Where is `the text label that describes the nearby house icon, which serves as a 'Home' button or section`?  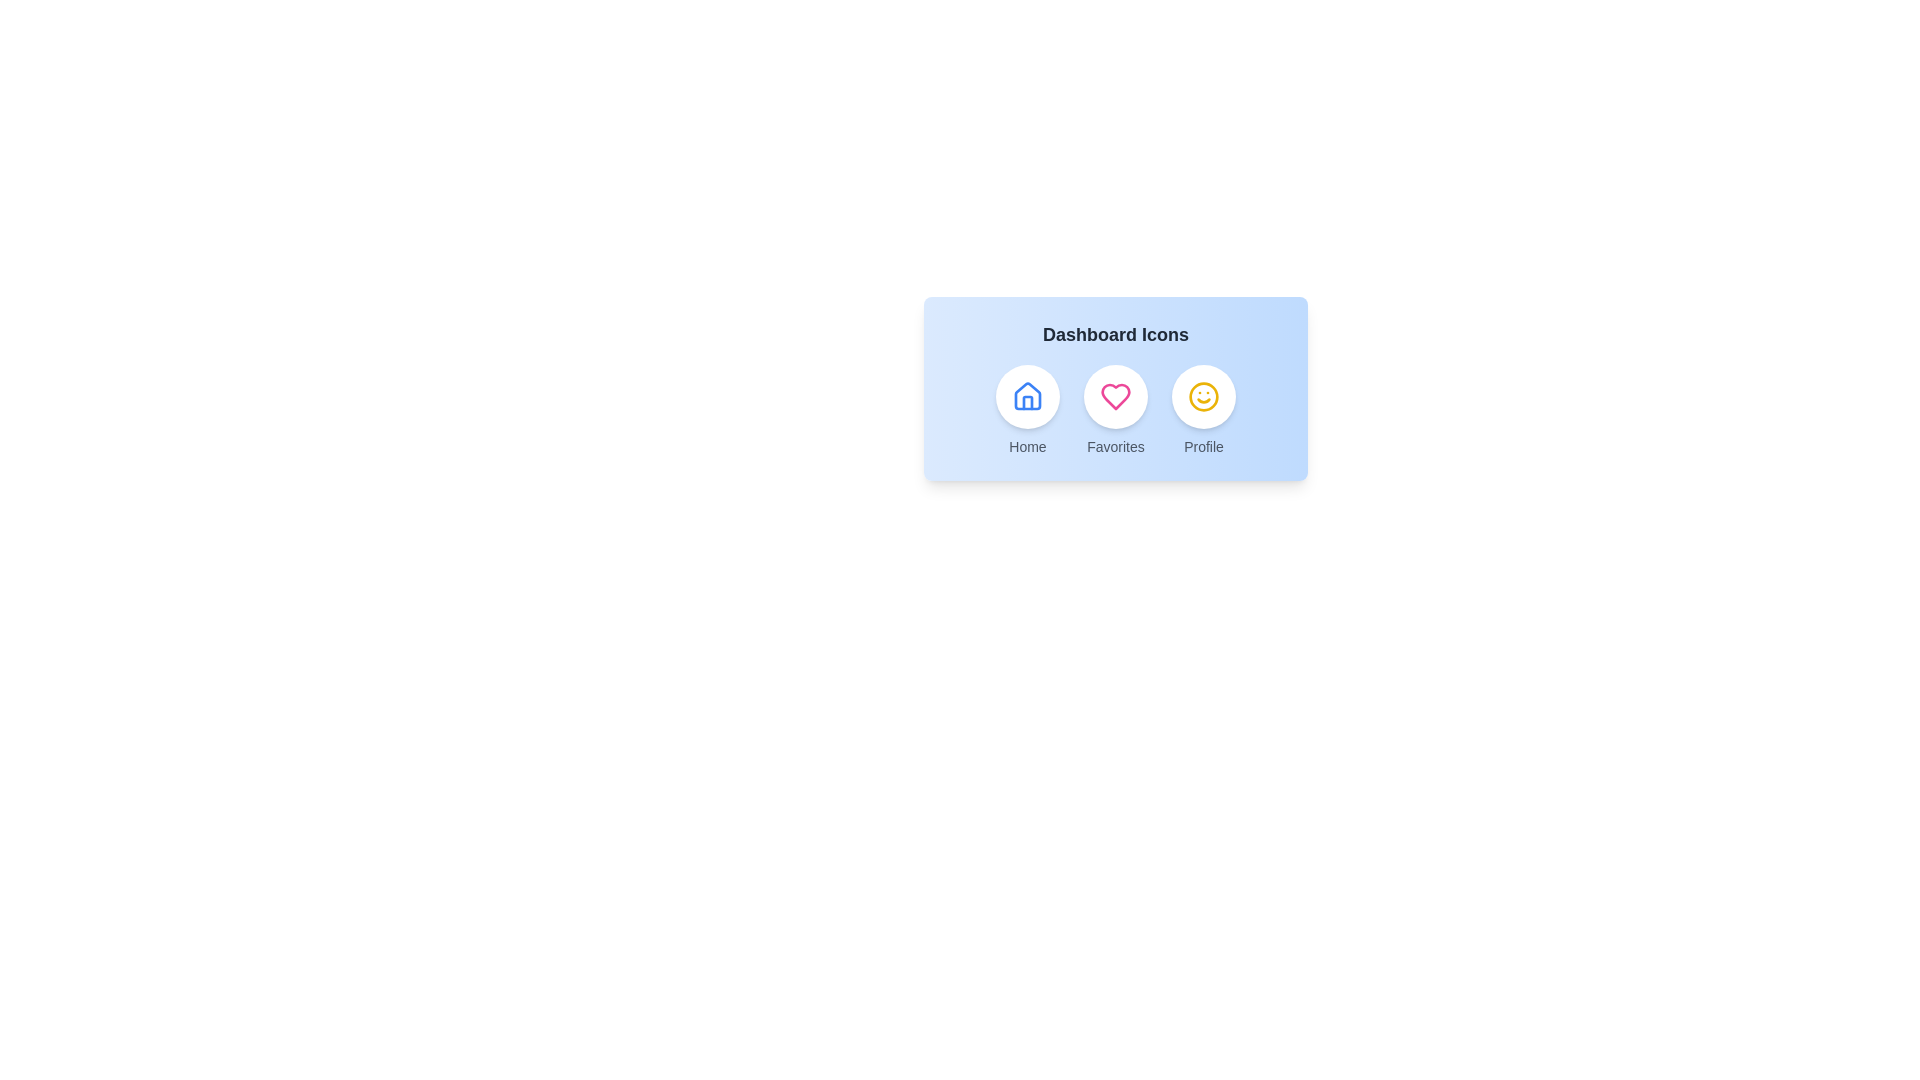
the text label that describes the nearby house icon, which serves as a 'Home' button or section is located at coordinates (1027, 446).